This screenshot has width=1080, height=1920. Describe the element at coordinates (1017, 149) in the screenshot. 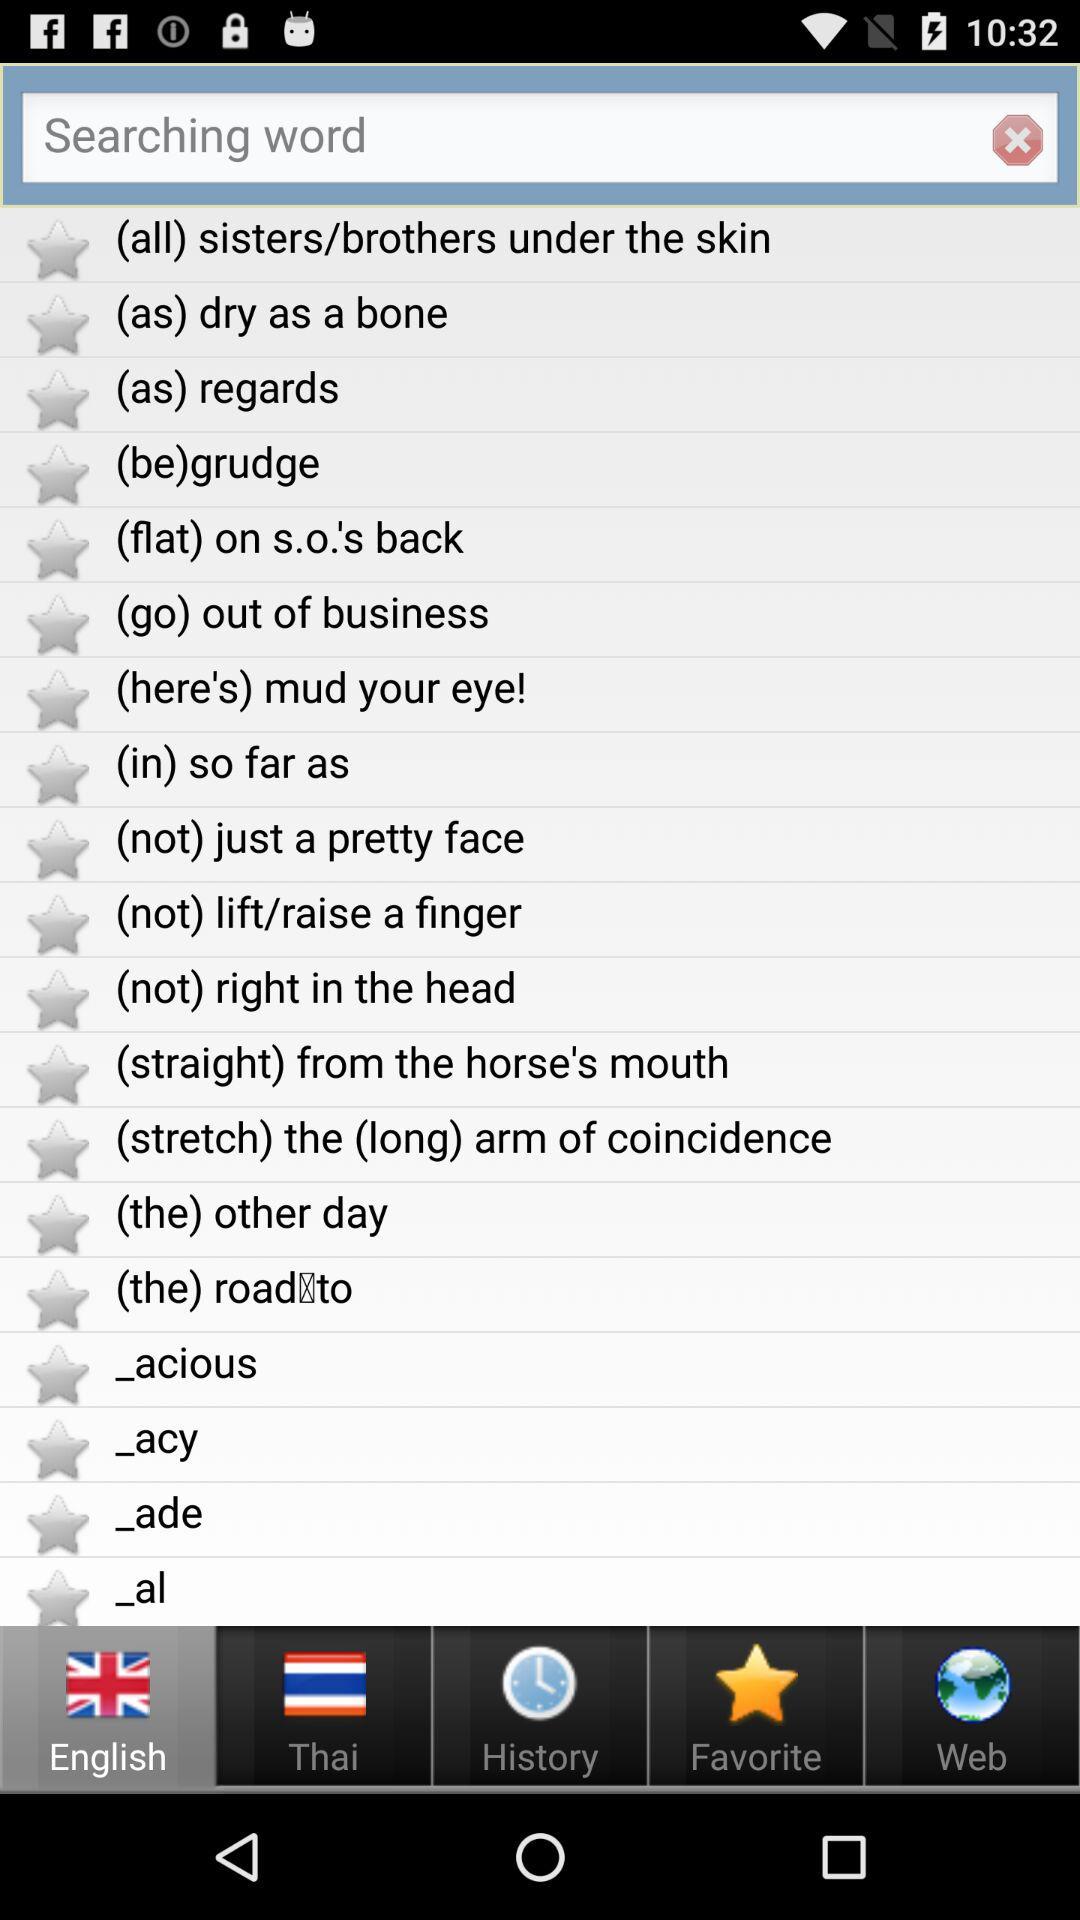

I see `the close icon` at that location.